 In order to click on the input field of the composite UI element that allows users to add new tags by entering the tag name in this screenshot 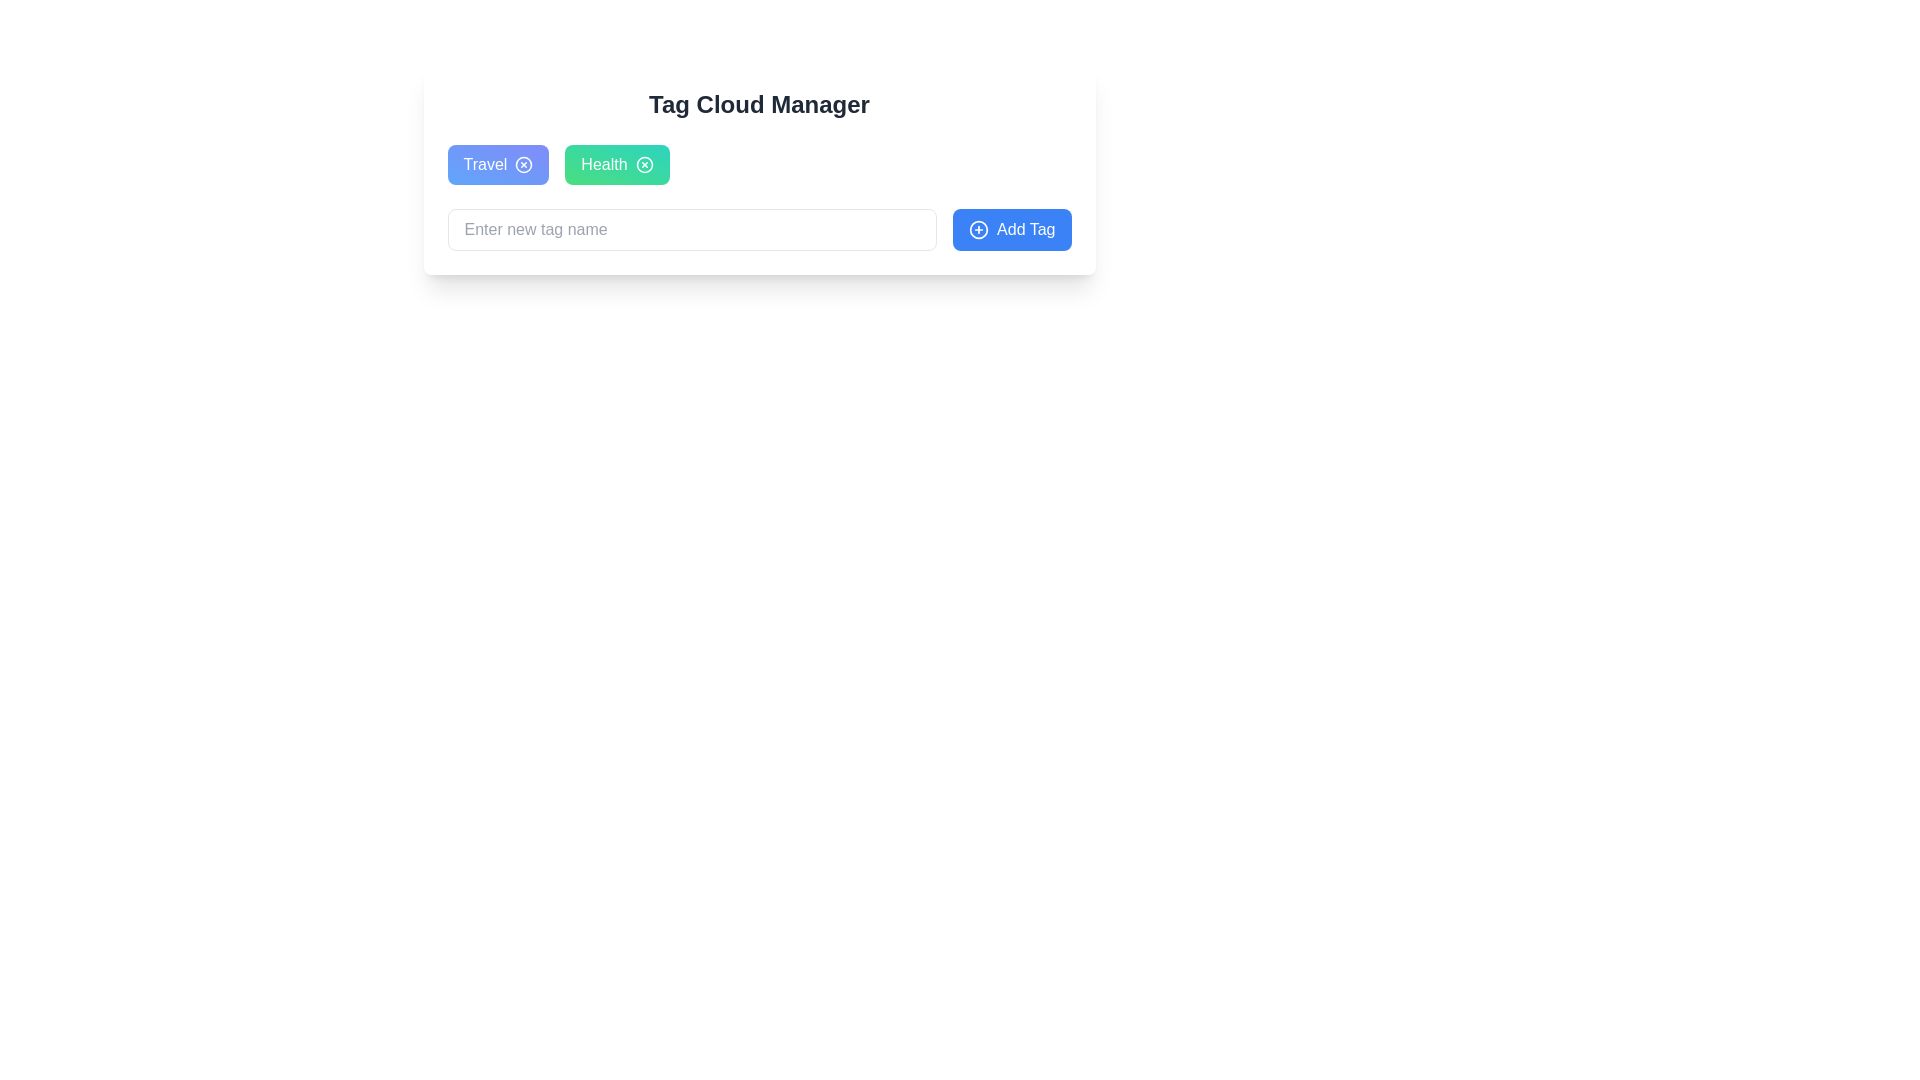, I will do `click(758, 229)`.